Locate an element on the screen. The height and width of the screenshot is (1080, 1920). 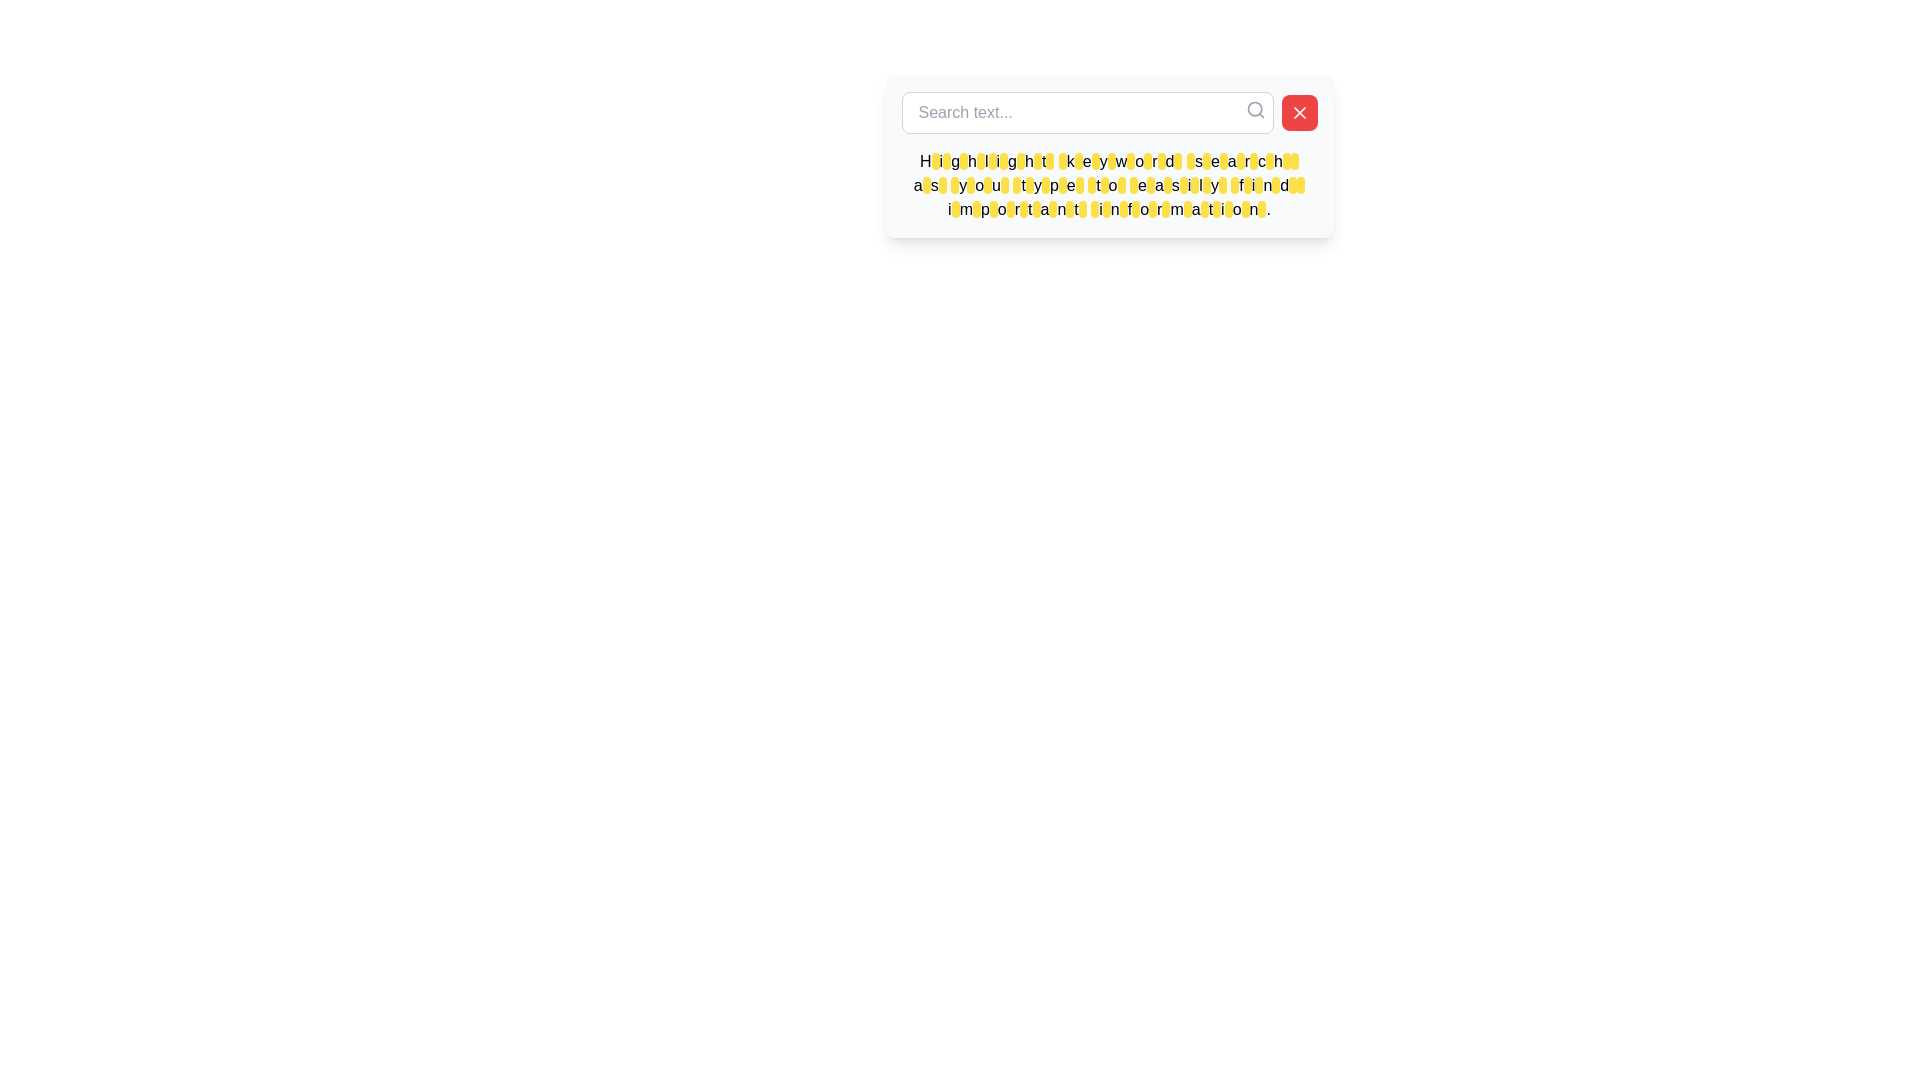
the small rectangular yellow highlight with rounded corners covering the letter 'E' in the word 'keyword' within the block of text is located at coordinates (1094, 160).